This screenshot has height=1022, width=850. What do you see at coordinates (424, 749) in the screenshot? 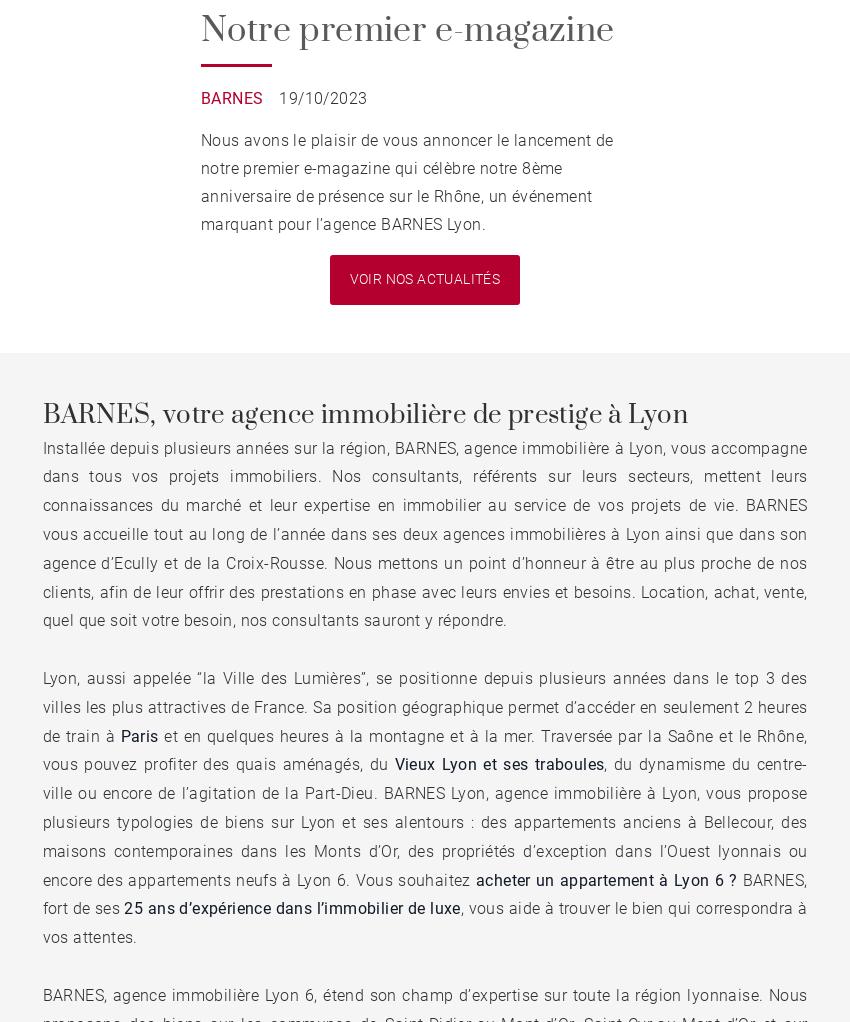
I see `'et en quelques heures à la montagne et à la mer. Traversée par la Saône et le Rhône, vous pouvez profiter des quais aménagés, du'` at bounding box center [424, 749].